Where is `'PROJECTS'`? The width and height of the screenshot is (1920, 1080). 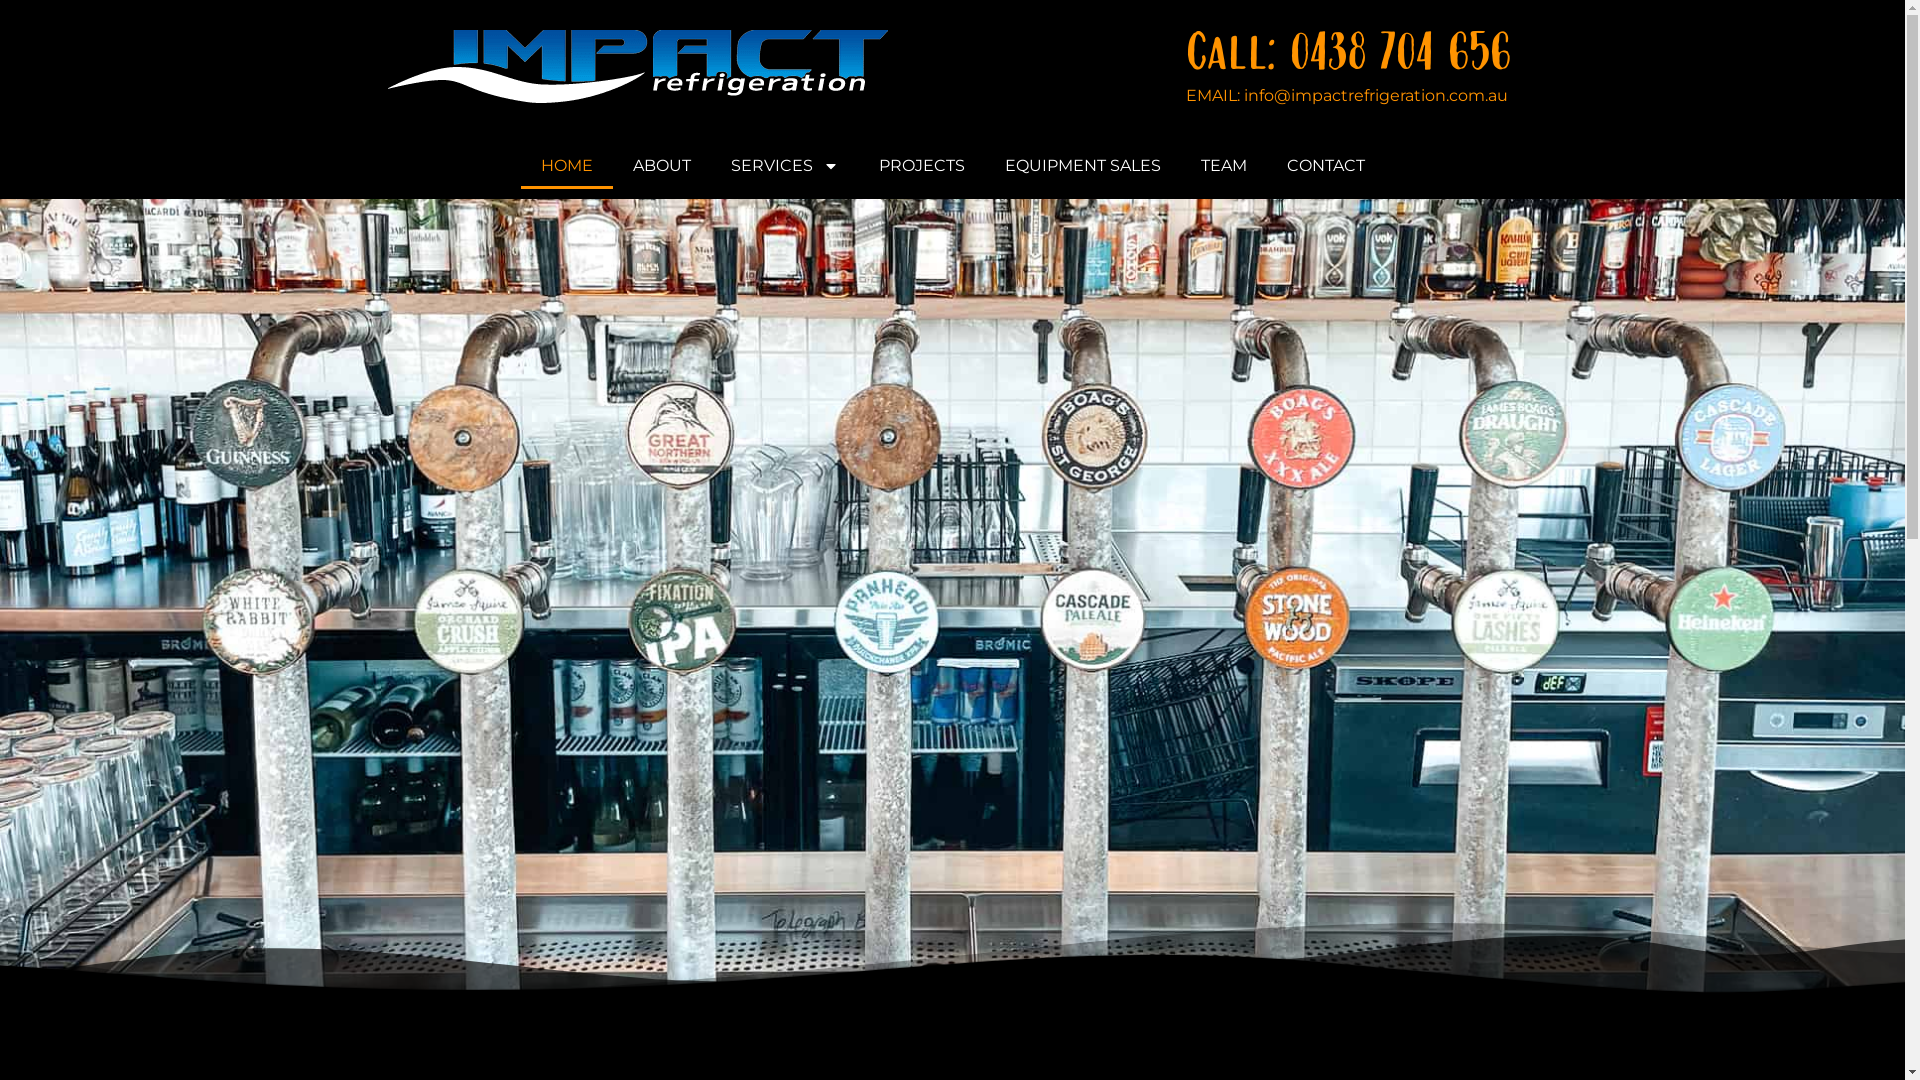
'PROJECTS' is located at coordinates (920, 164).